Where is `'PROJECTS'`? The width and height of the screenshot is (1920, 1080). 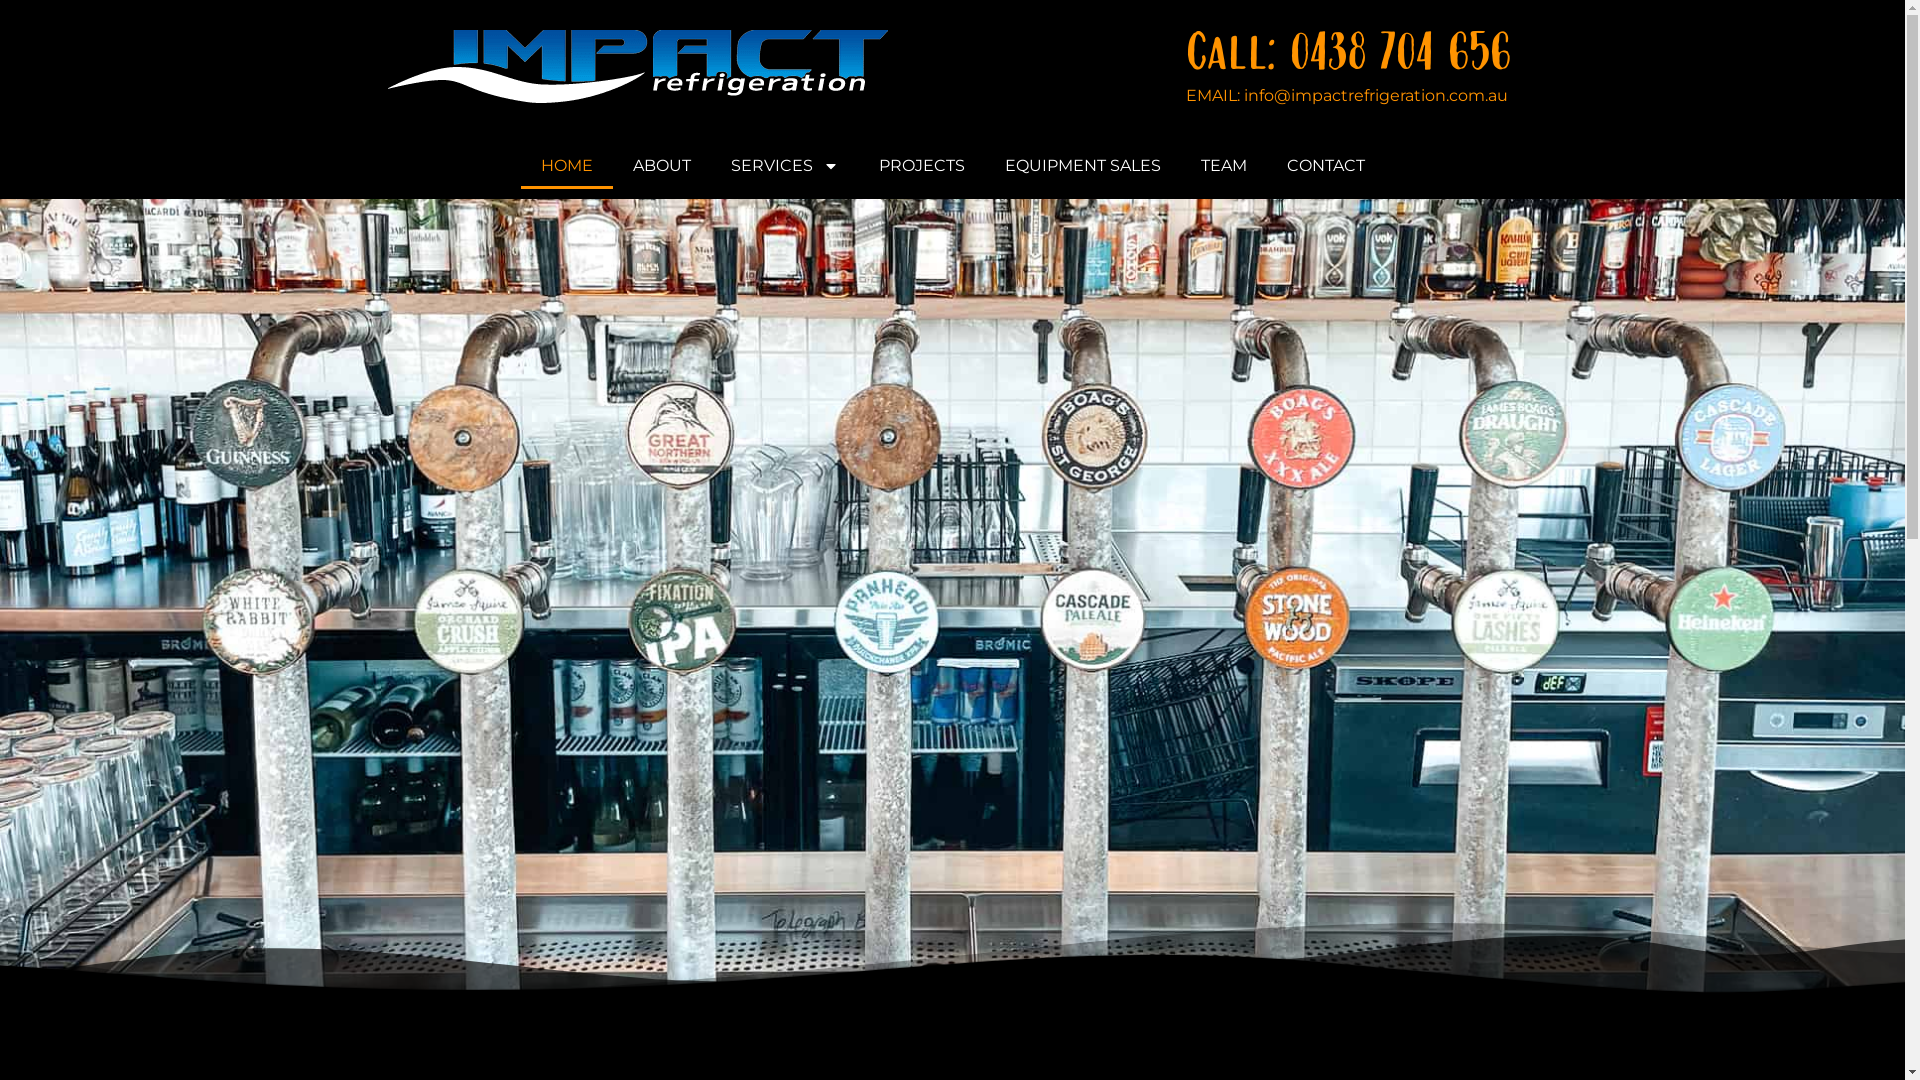
'PROJECTS' is located at coordinates (920, 164).